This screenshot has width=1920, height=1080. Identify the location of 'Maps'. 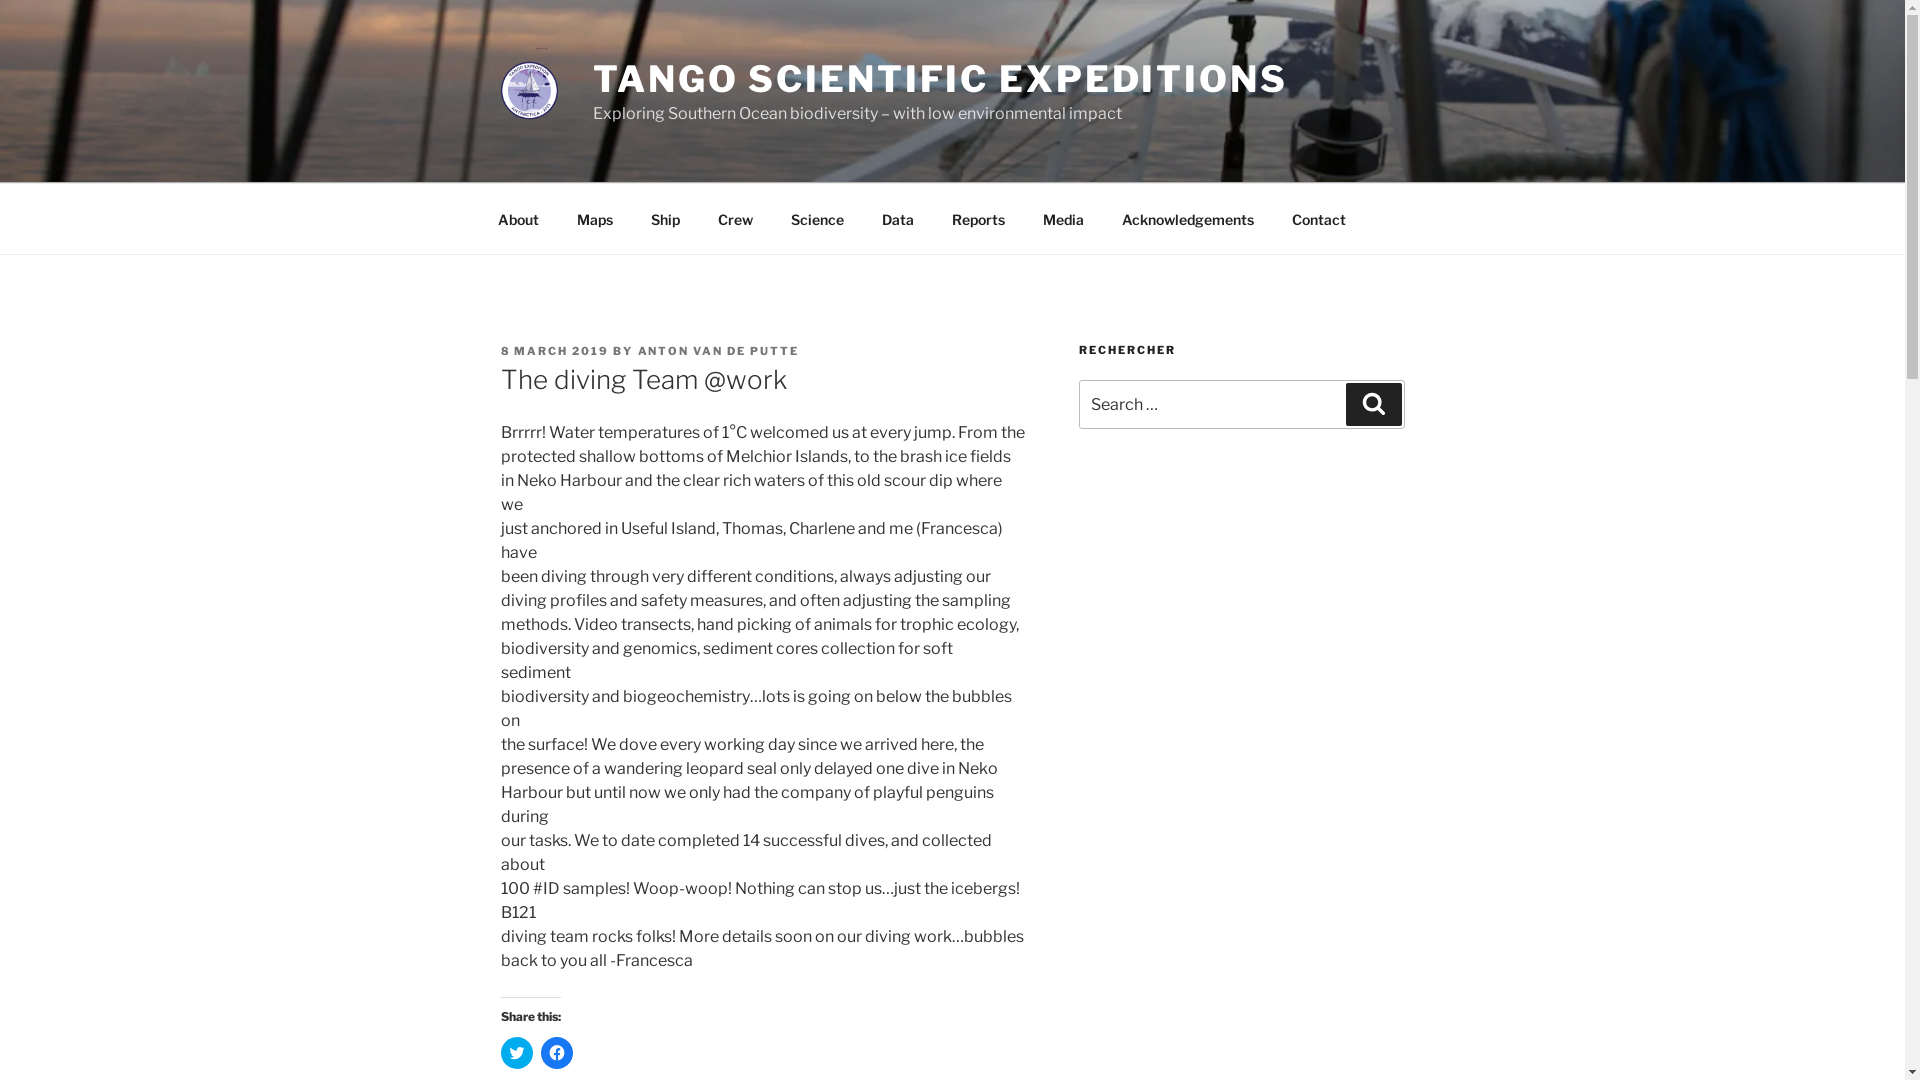
(594, 218).